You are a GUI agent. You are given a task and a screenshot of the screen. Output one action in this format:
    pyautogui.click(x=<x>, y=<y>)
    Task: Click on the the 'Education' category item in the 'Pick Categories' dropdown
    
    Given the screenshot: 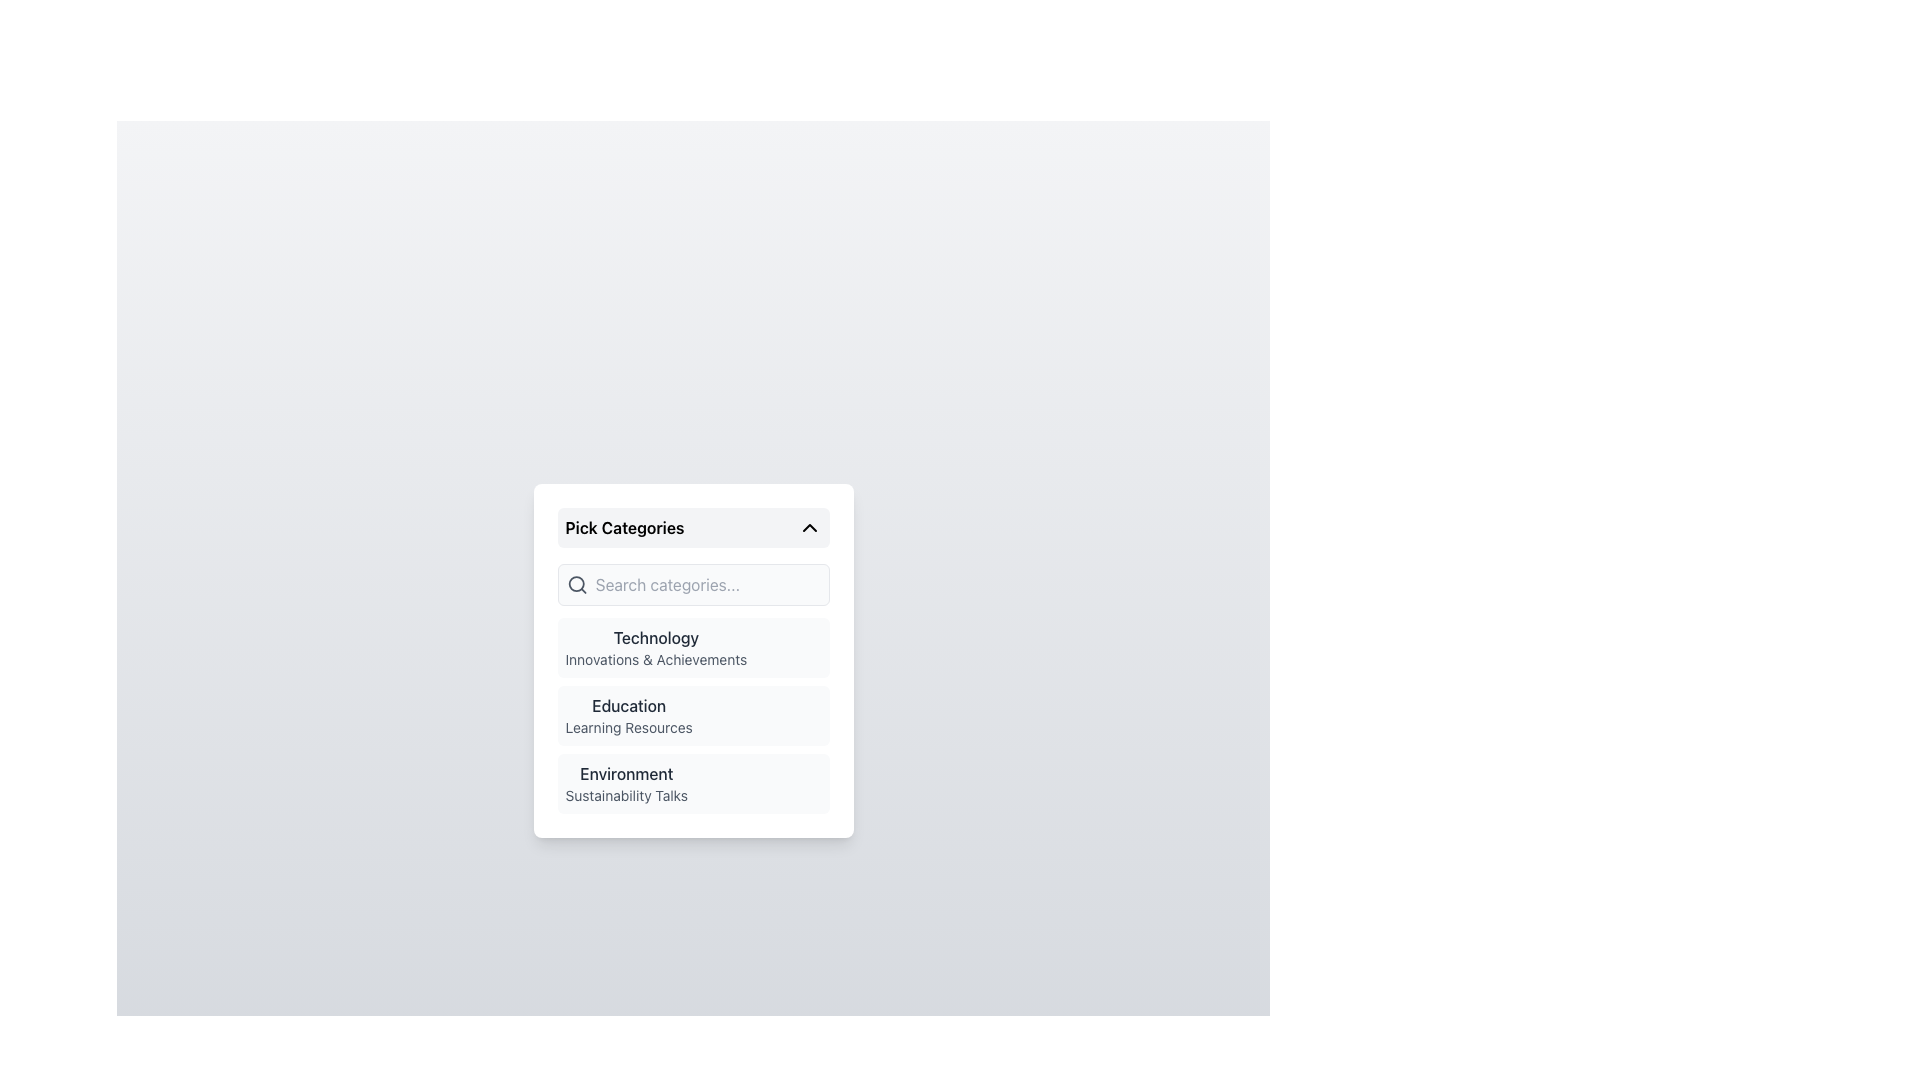 What is the action you would take?
    pyautogui.click(x=693, y=688)
    